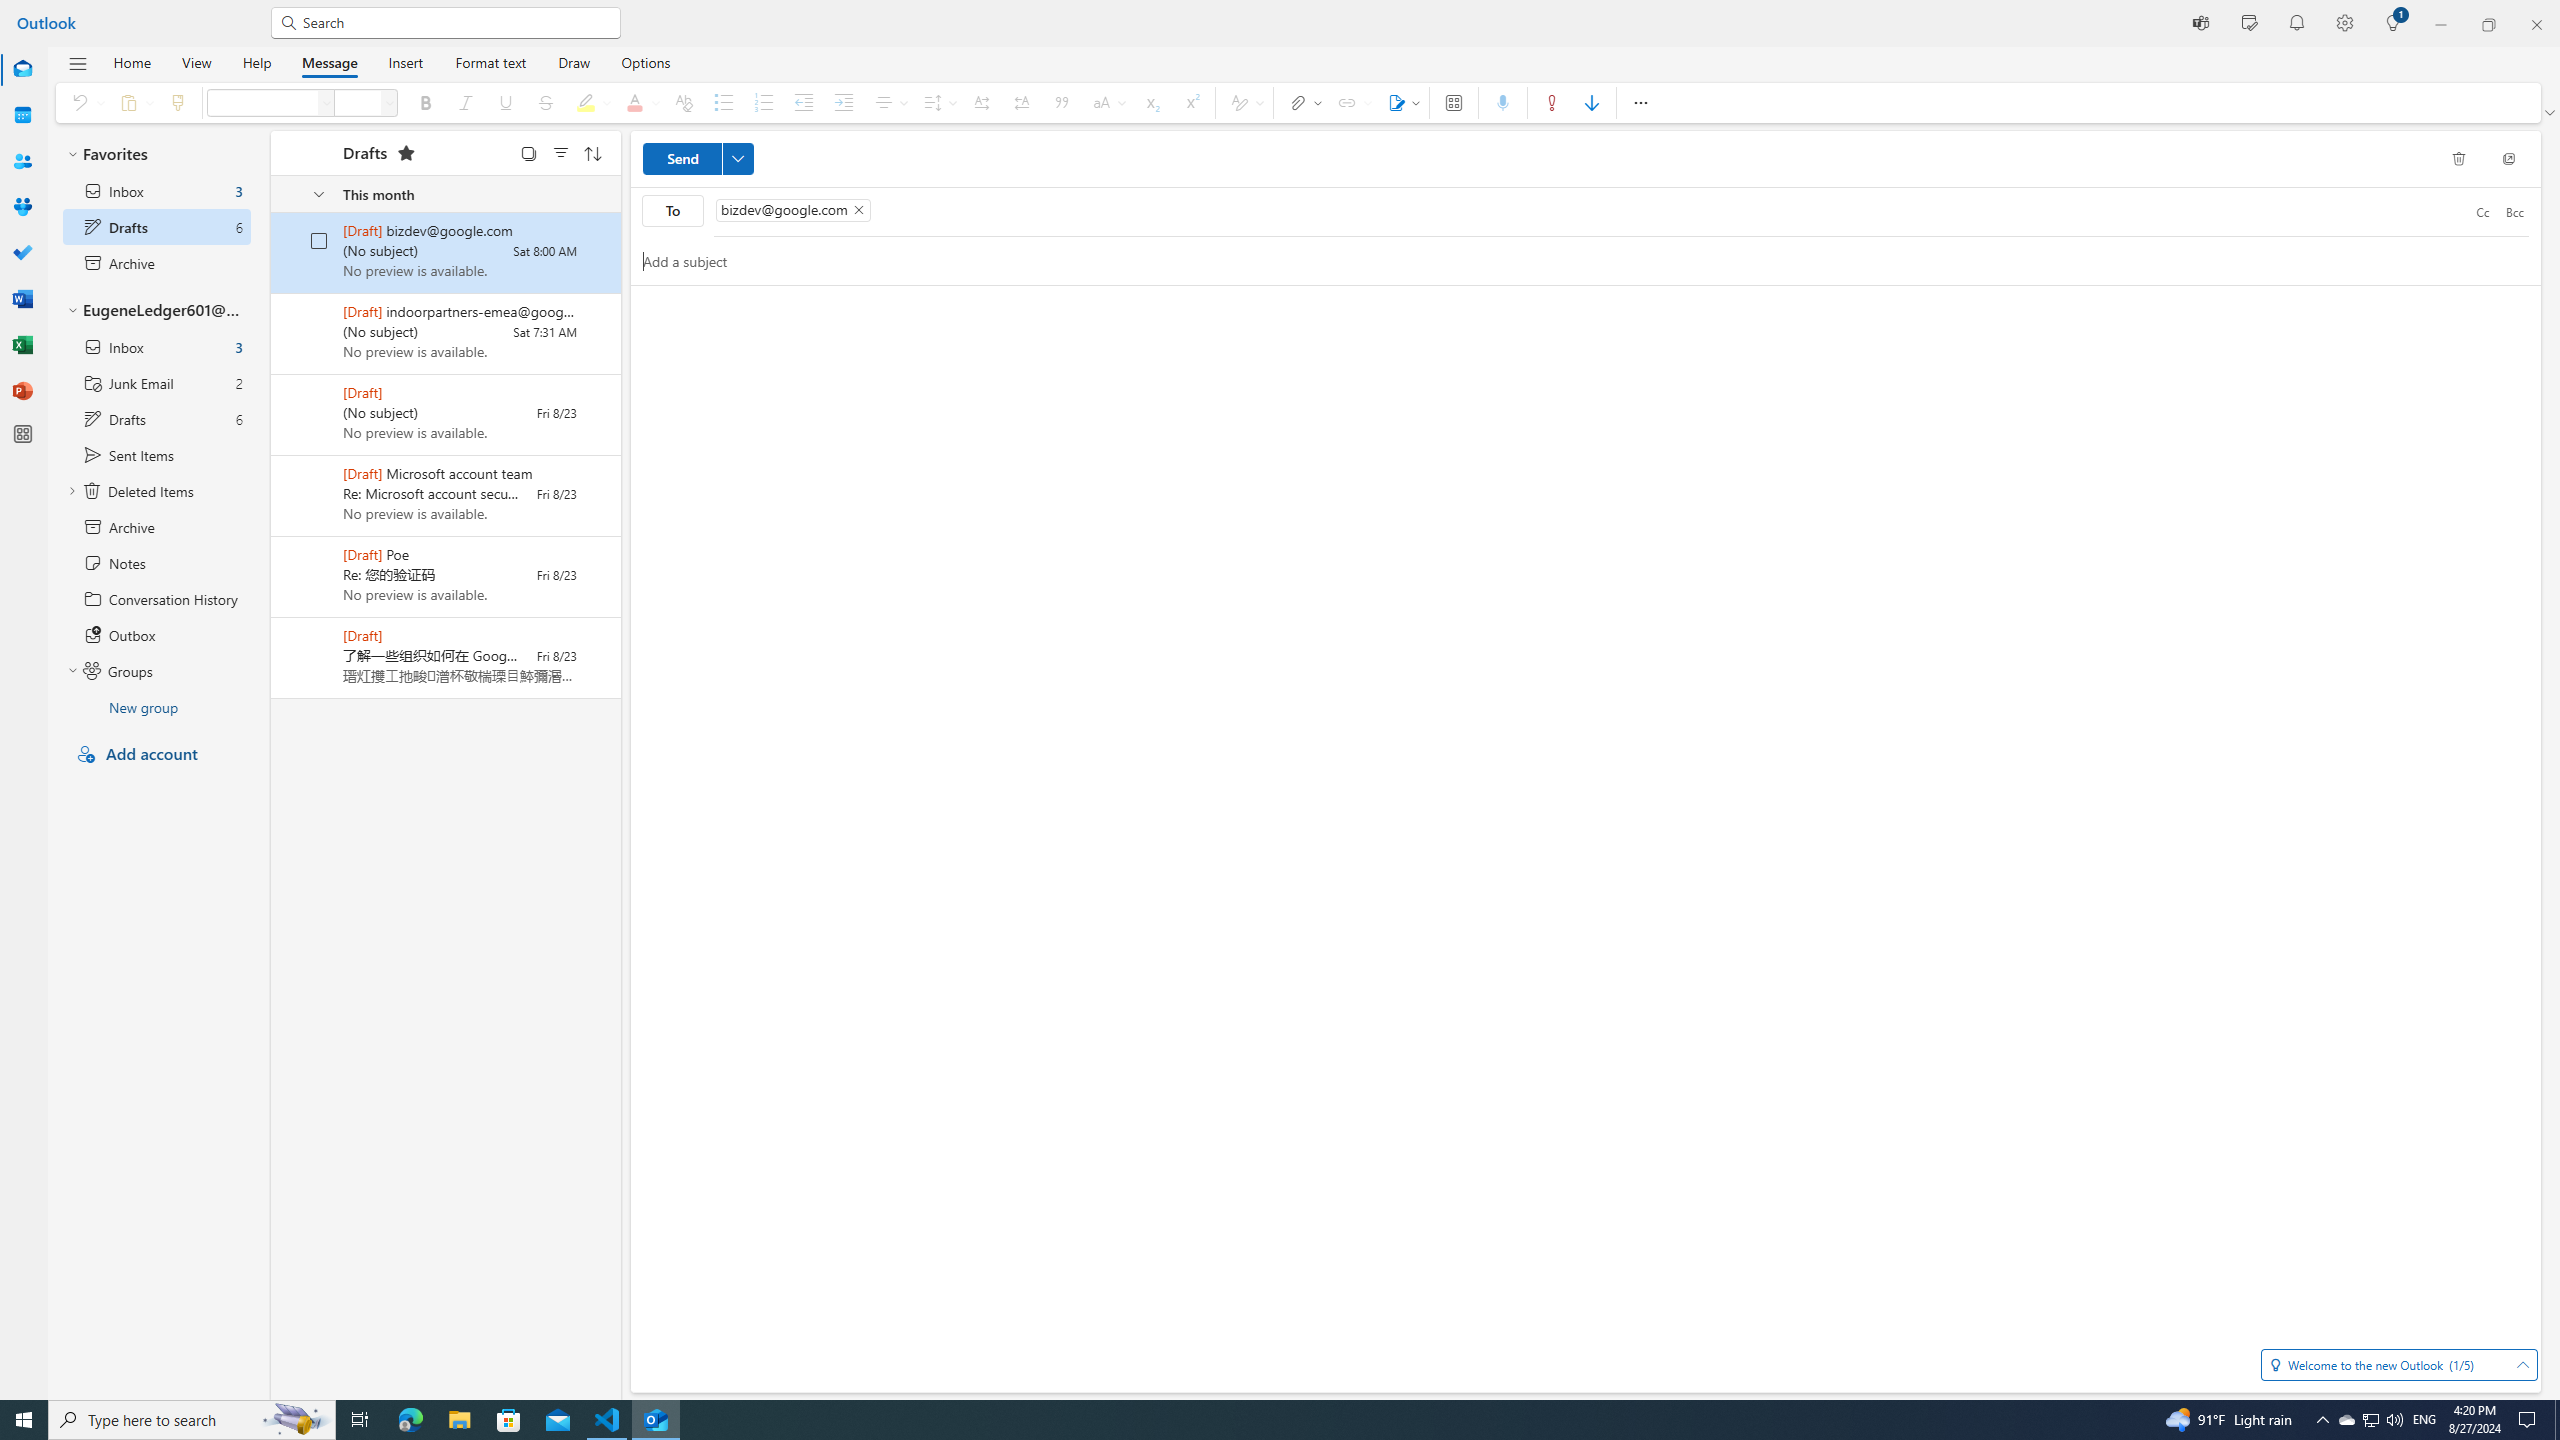 The height and width of the screenshot is (1440, 2560). What do you see at coordinates (1300, 102) in the screenshot?
I see `'Attach file'` at bounding box center [1300, 102].